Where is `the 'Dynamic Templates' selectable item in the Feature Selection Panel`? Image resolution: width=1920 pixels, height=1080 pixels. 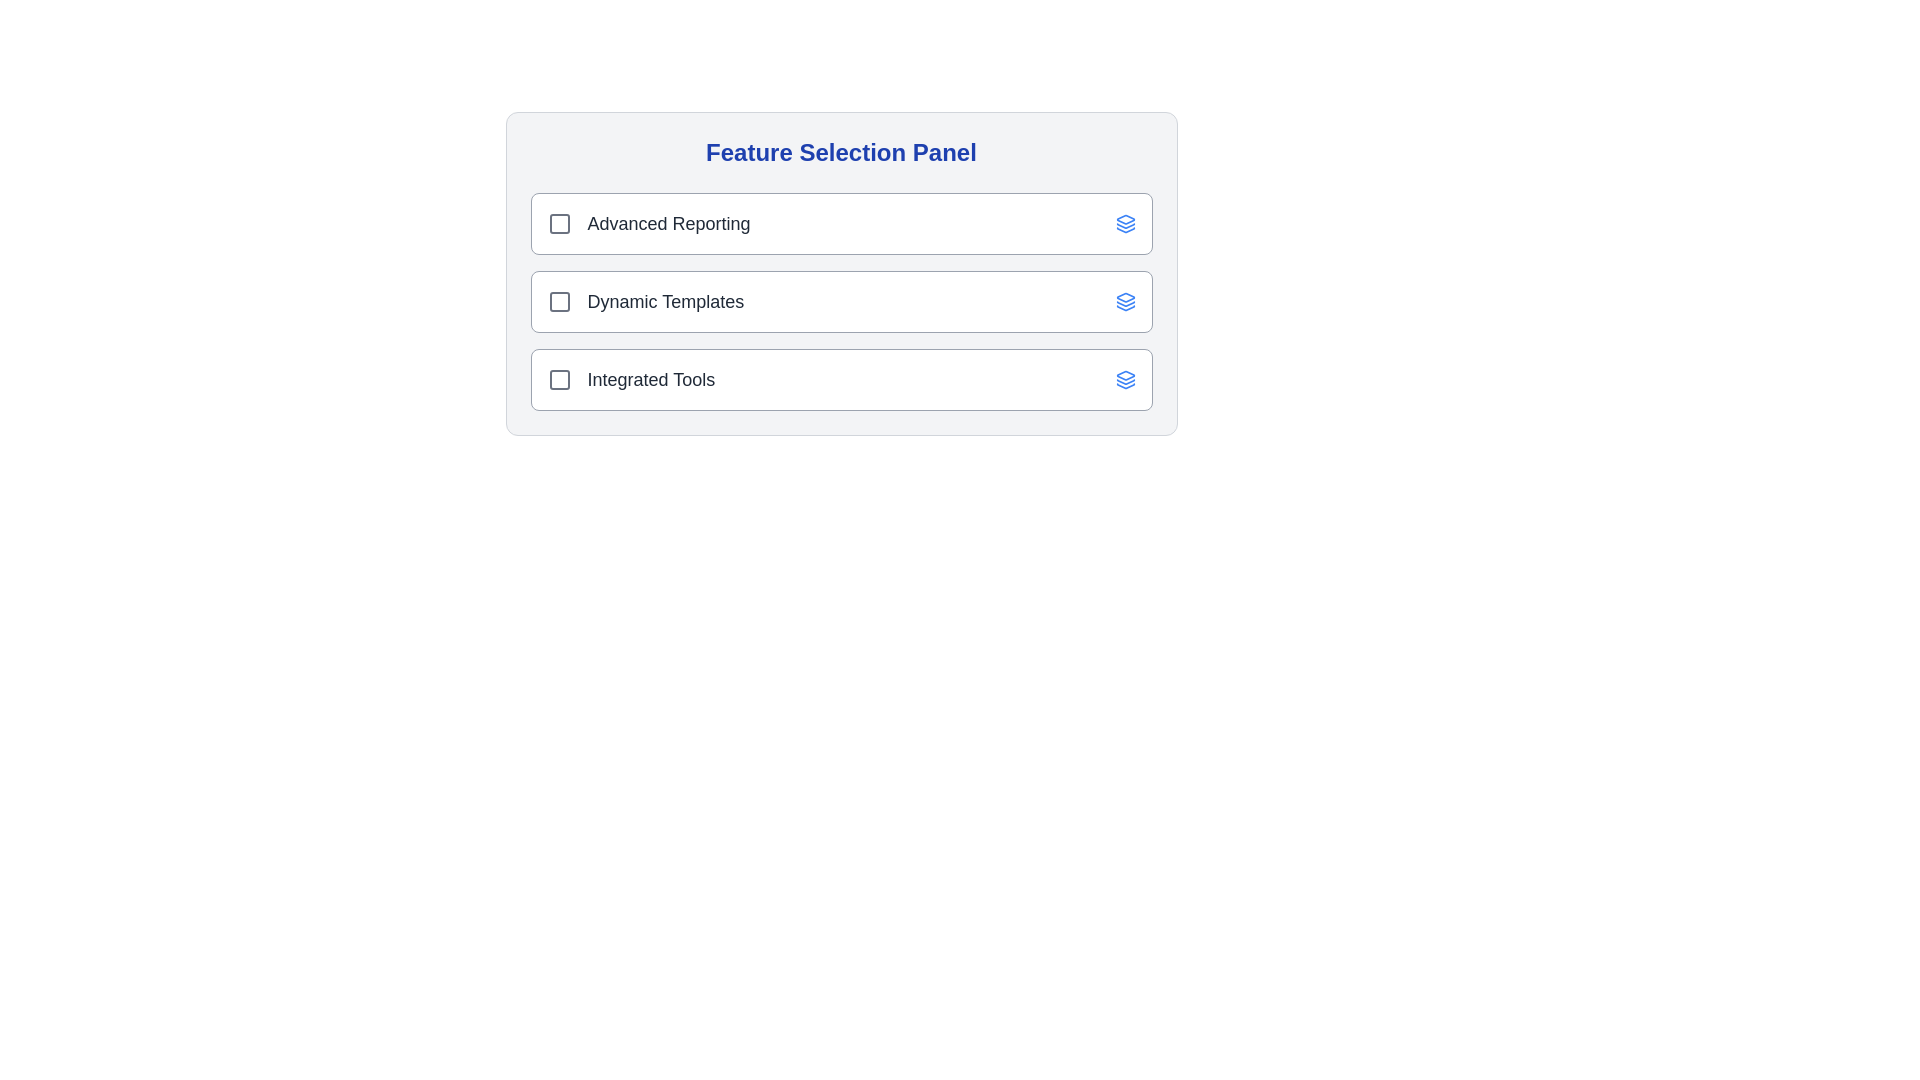
the 'Dynamic Templates' selectable item in the Feature Selection Panel is located at coordinates (841, 301).